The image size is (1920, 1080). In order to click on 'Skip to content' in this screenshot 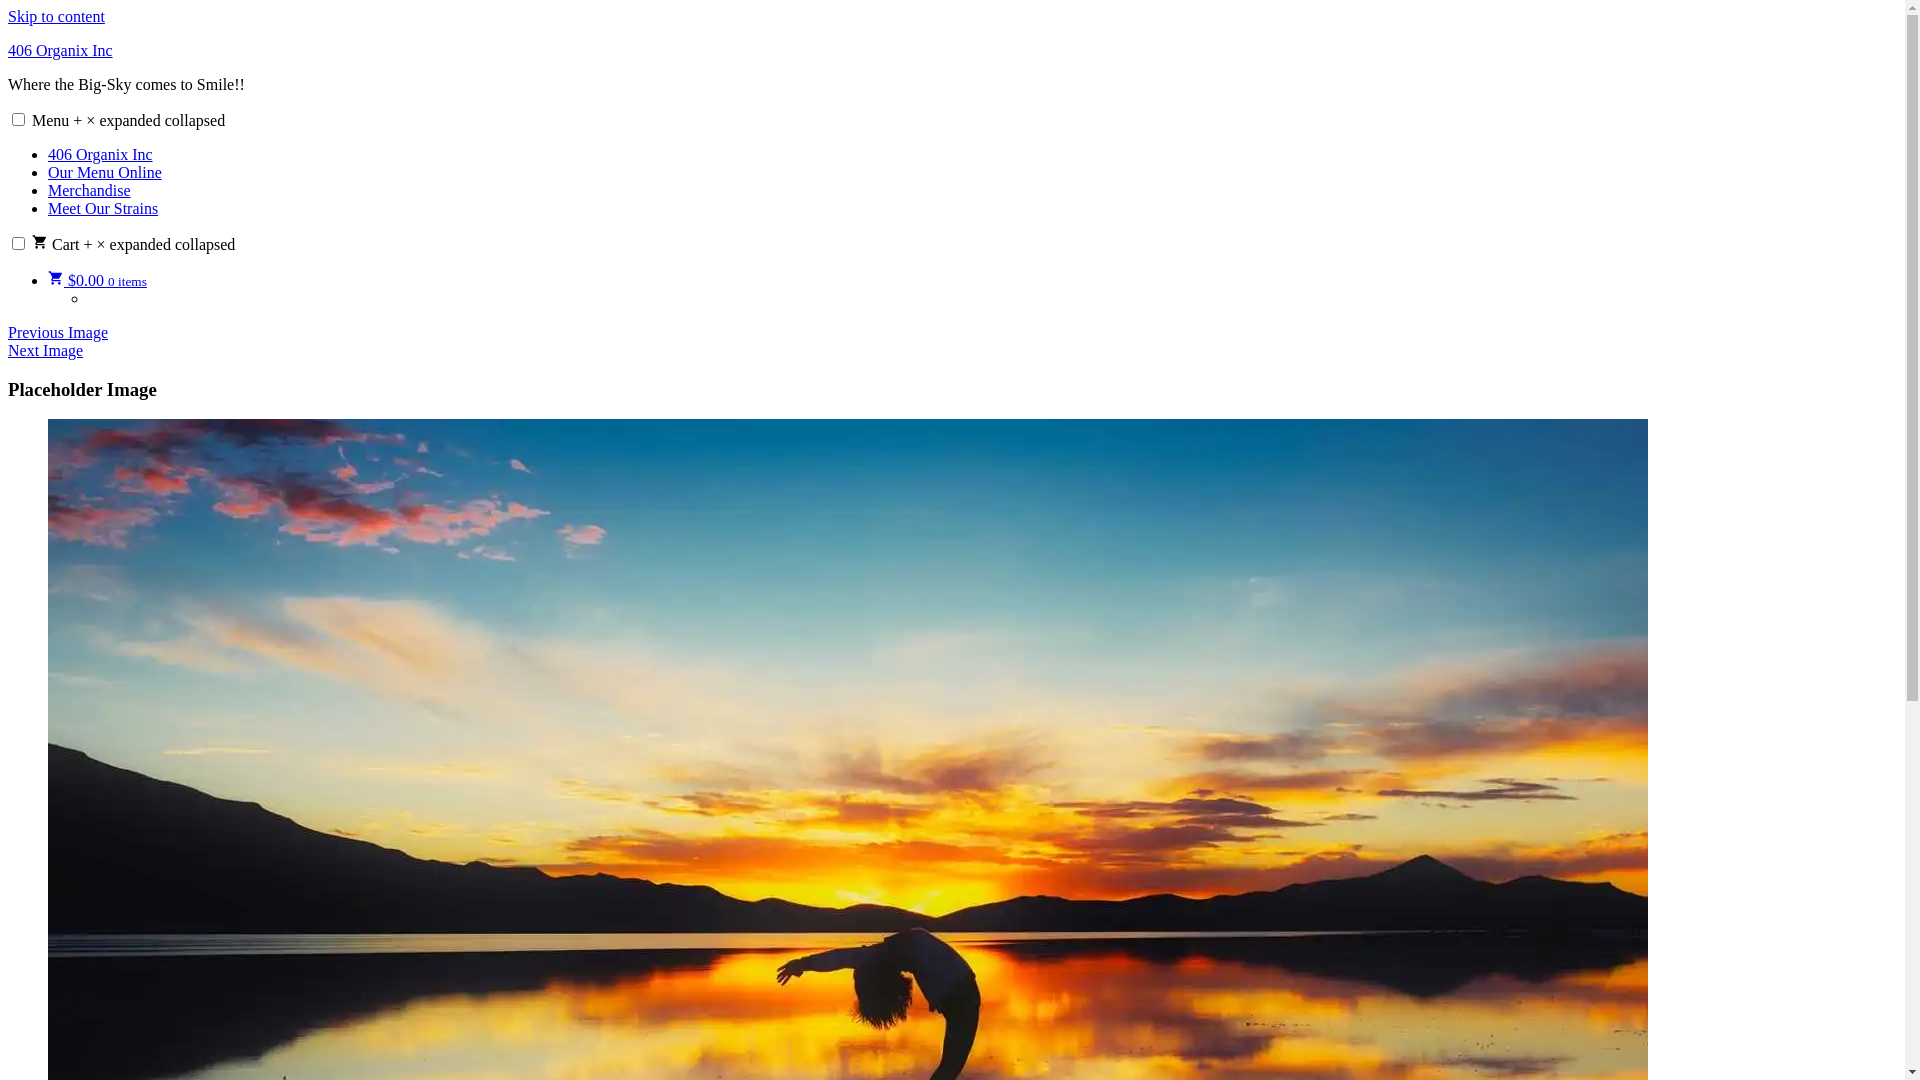, I will do `click(56, 16)`.